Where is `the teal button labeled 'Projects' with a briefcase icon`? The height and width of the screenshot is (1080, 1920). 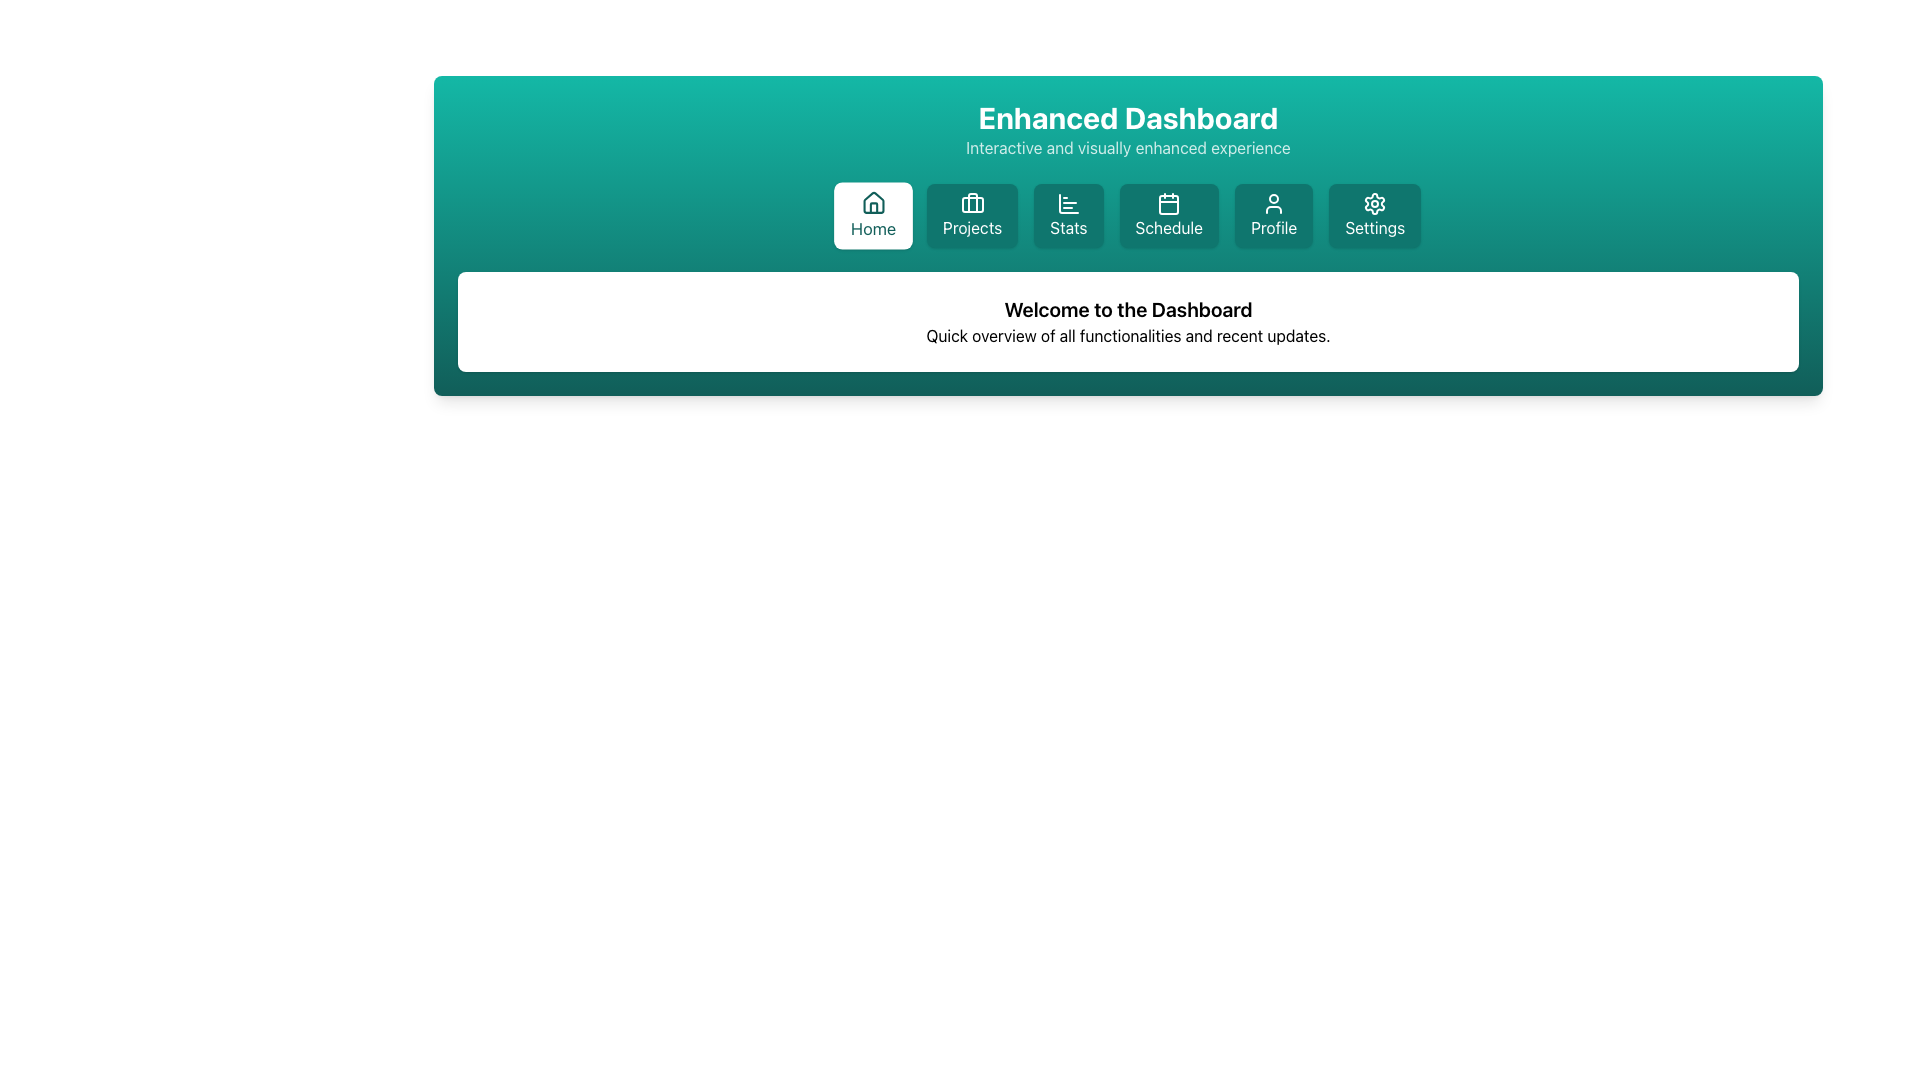 the teal button labeled 'Projects' with a briefcase icon is located at coordinates (972, 216).